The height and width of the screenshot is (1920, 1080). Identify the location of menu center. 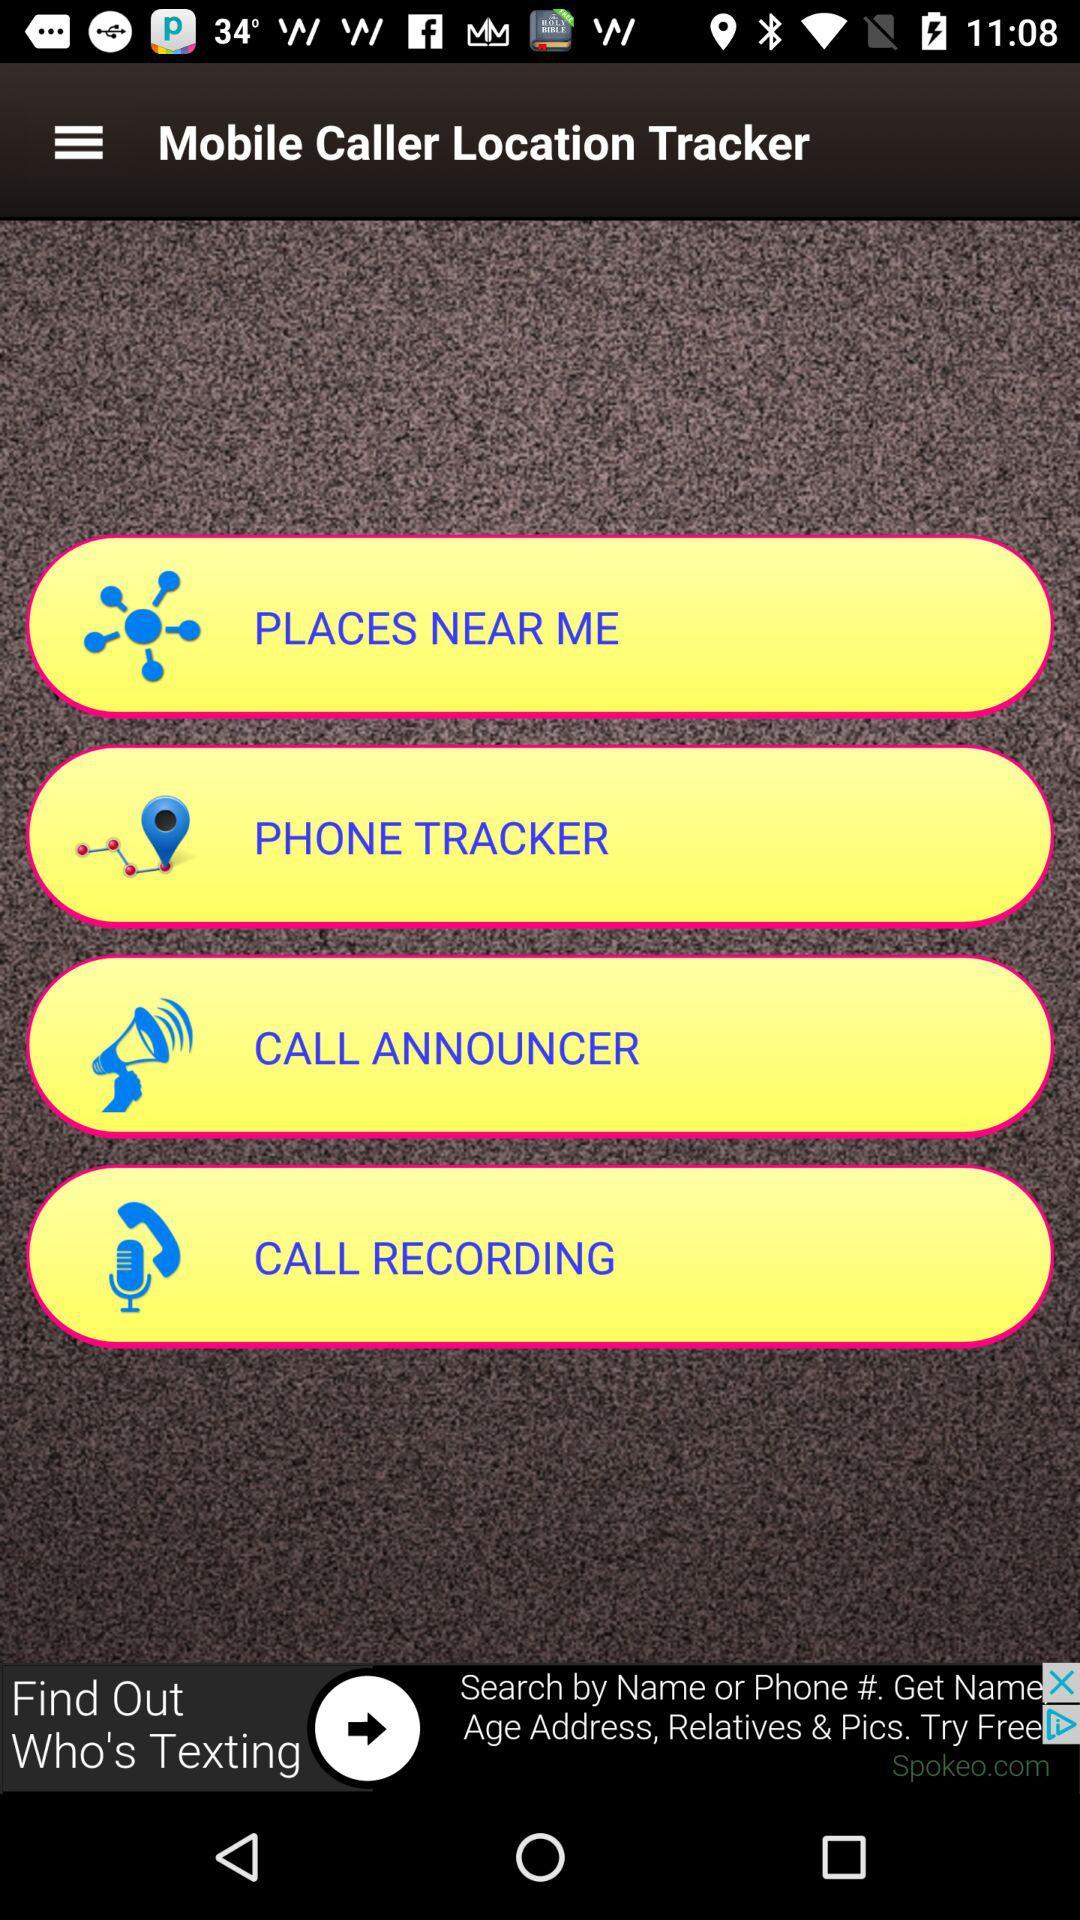
(77, 140).